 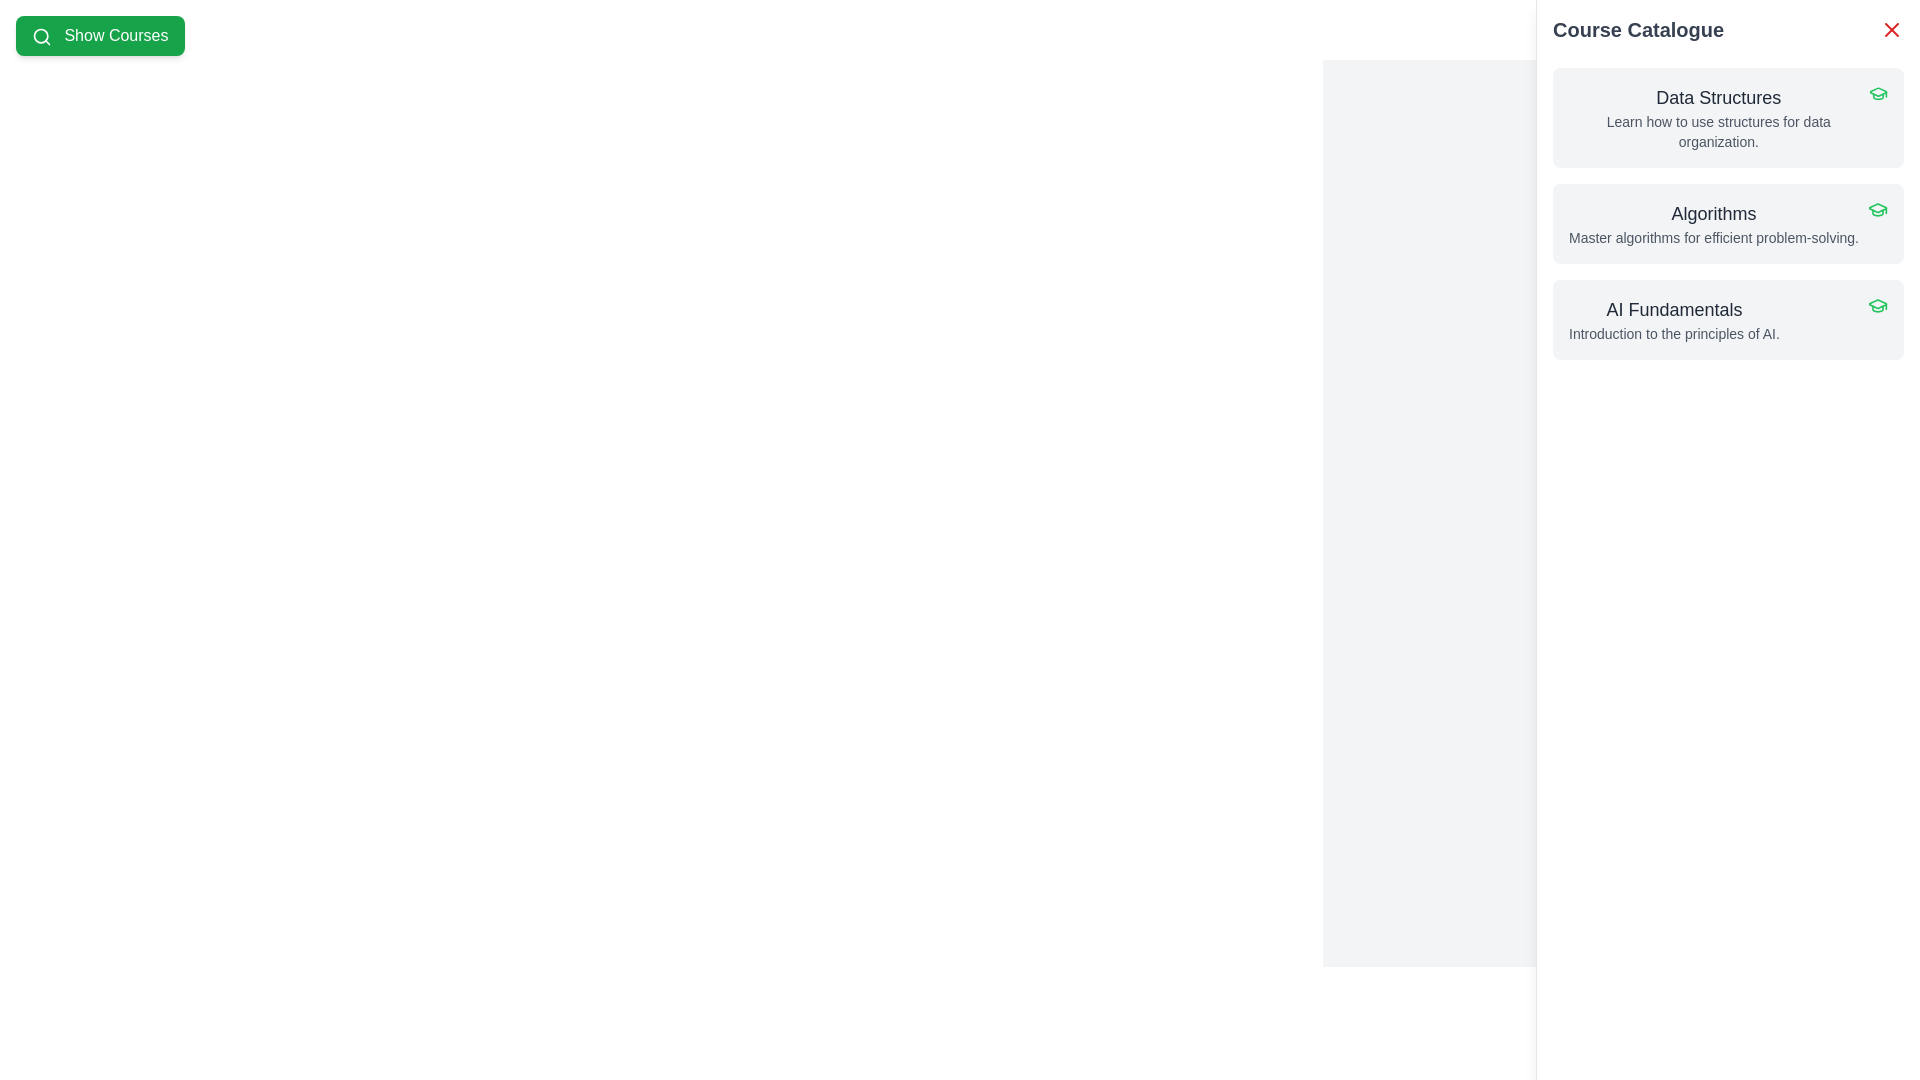 I want to click on the icon that signifies the 'AI Fundamentals' course, located to the right side of its section in the course list, so click(x=1876, y=305).